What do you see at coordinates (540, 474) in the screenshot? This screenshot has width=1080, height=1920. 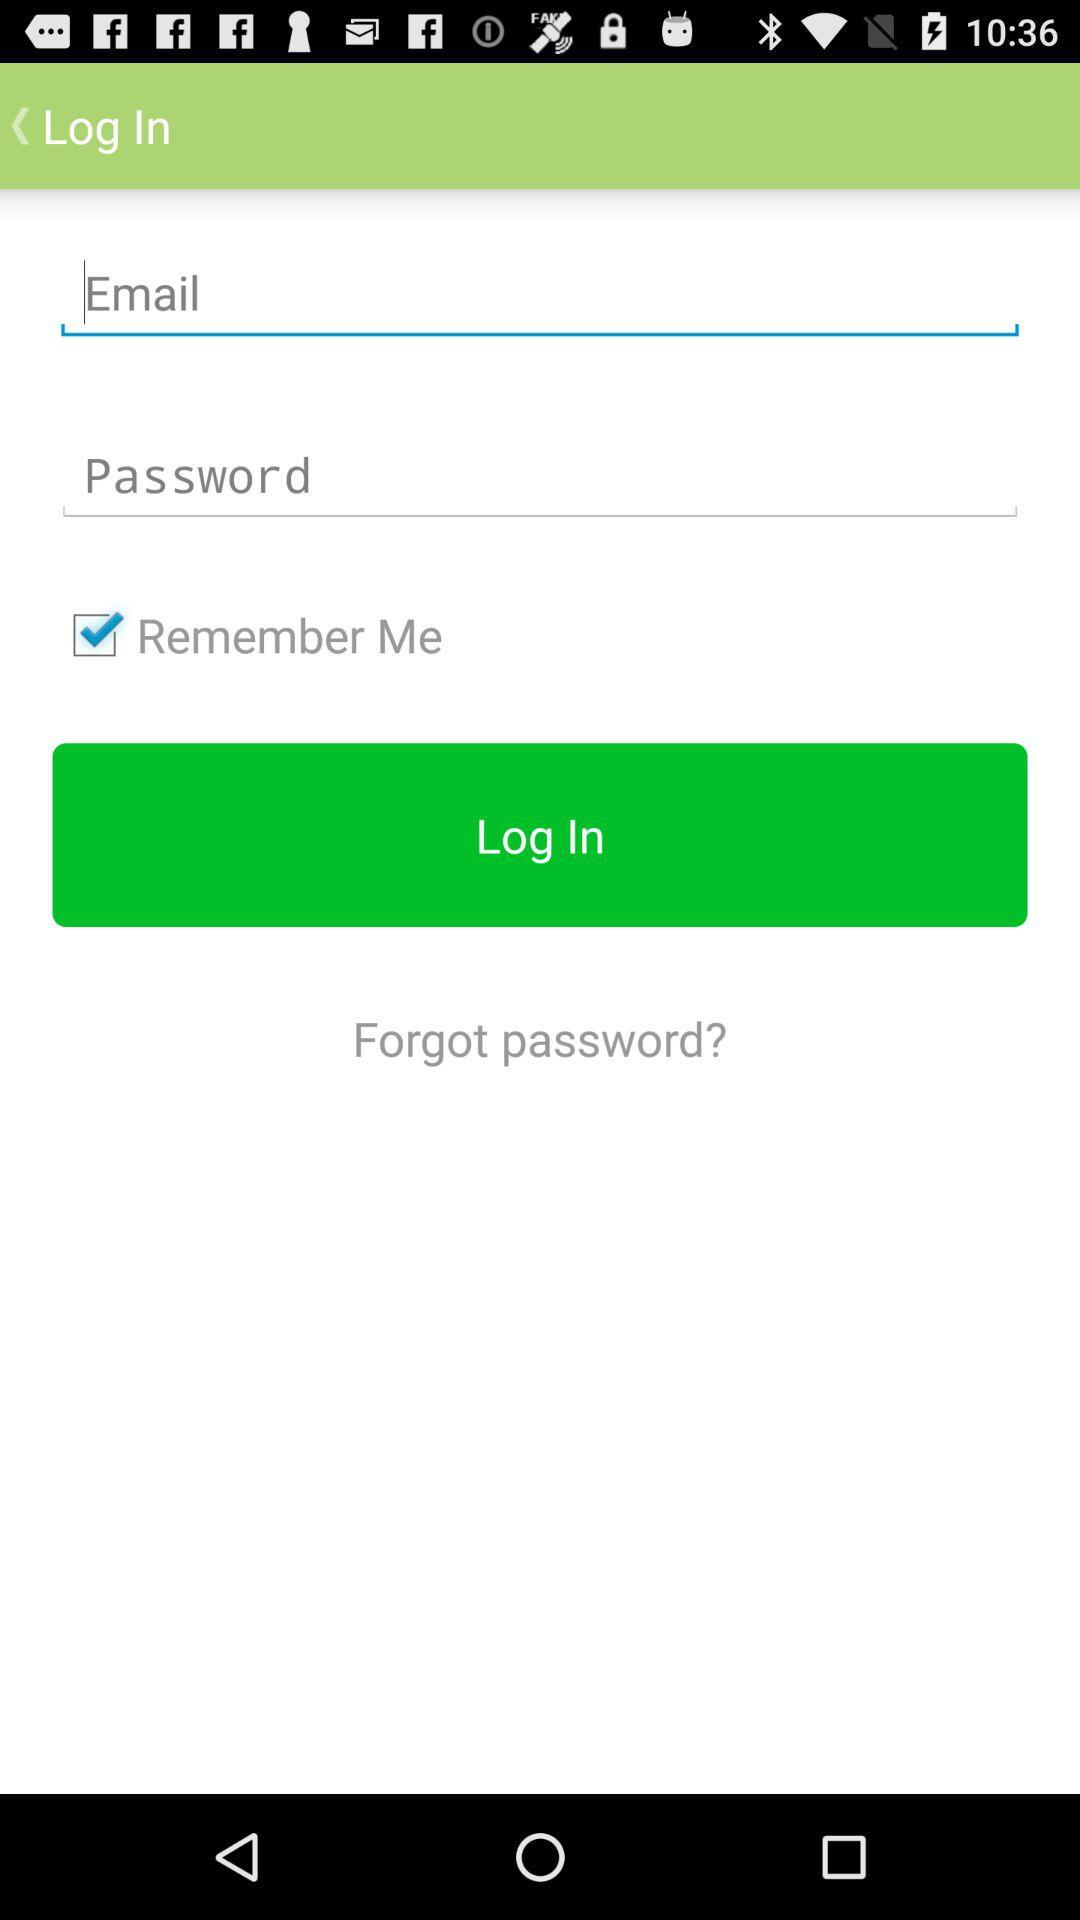 I see `a line to type in your password` at bounding box center [540, 474].